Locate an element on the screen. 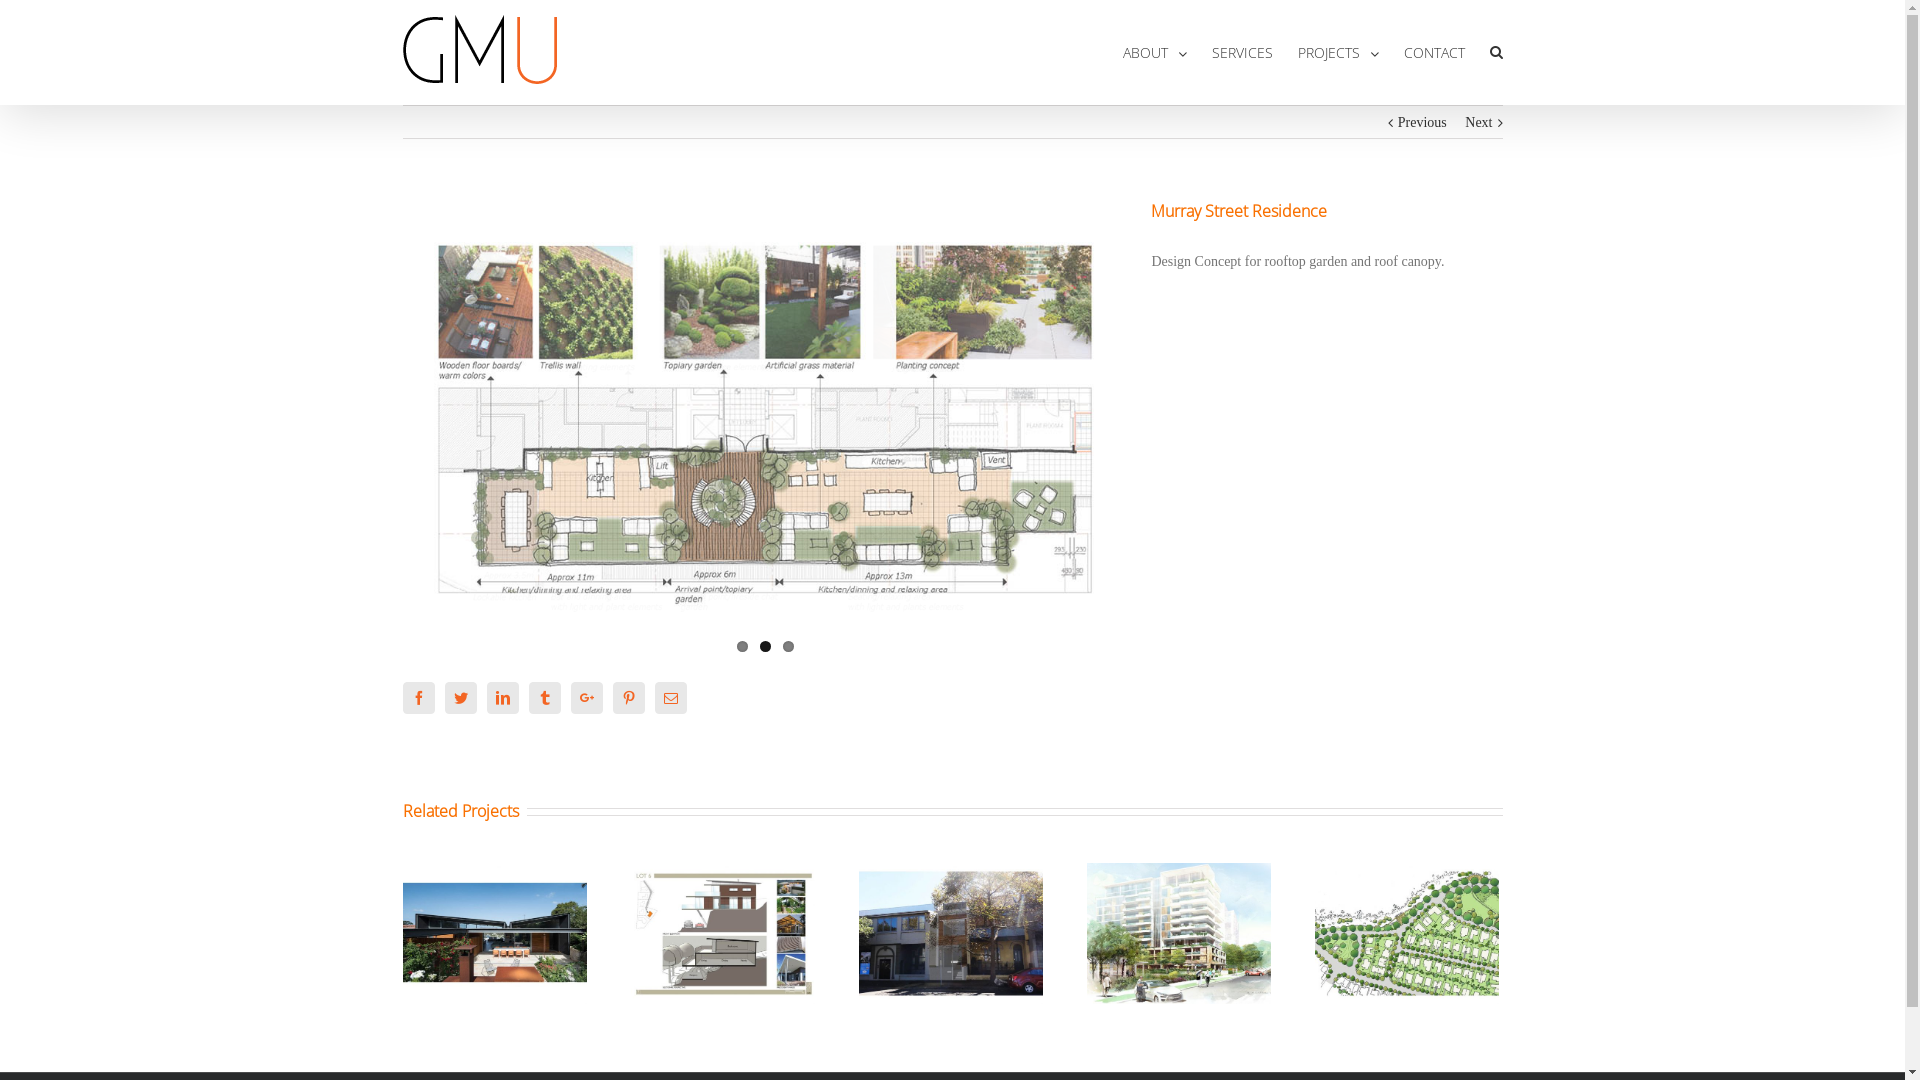 The width and height of the screenshot is (1920, 1080). 'Next' is located at coordinates (1478, 123).